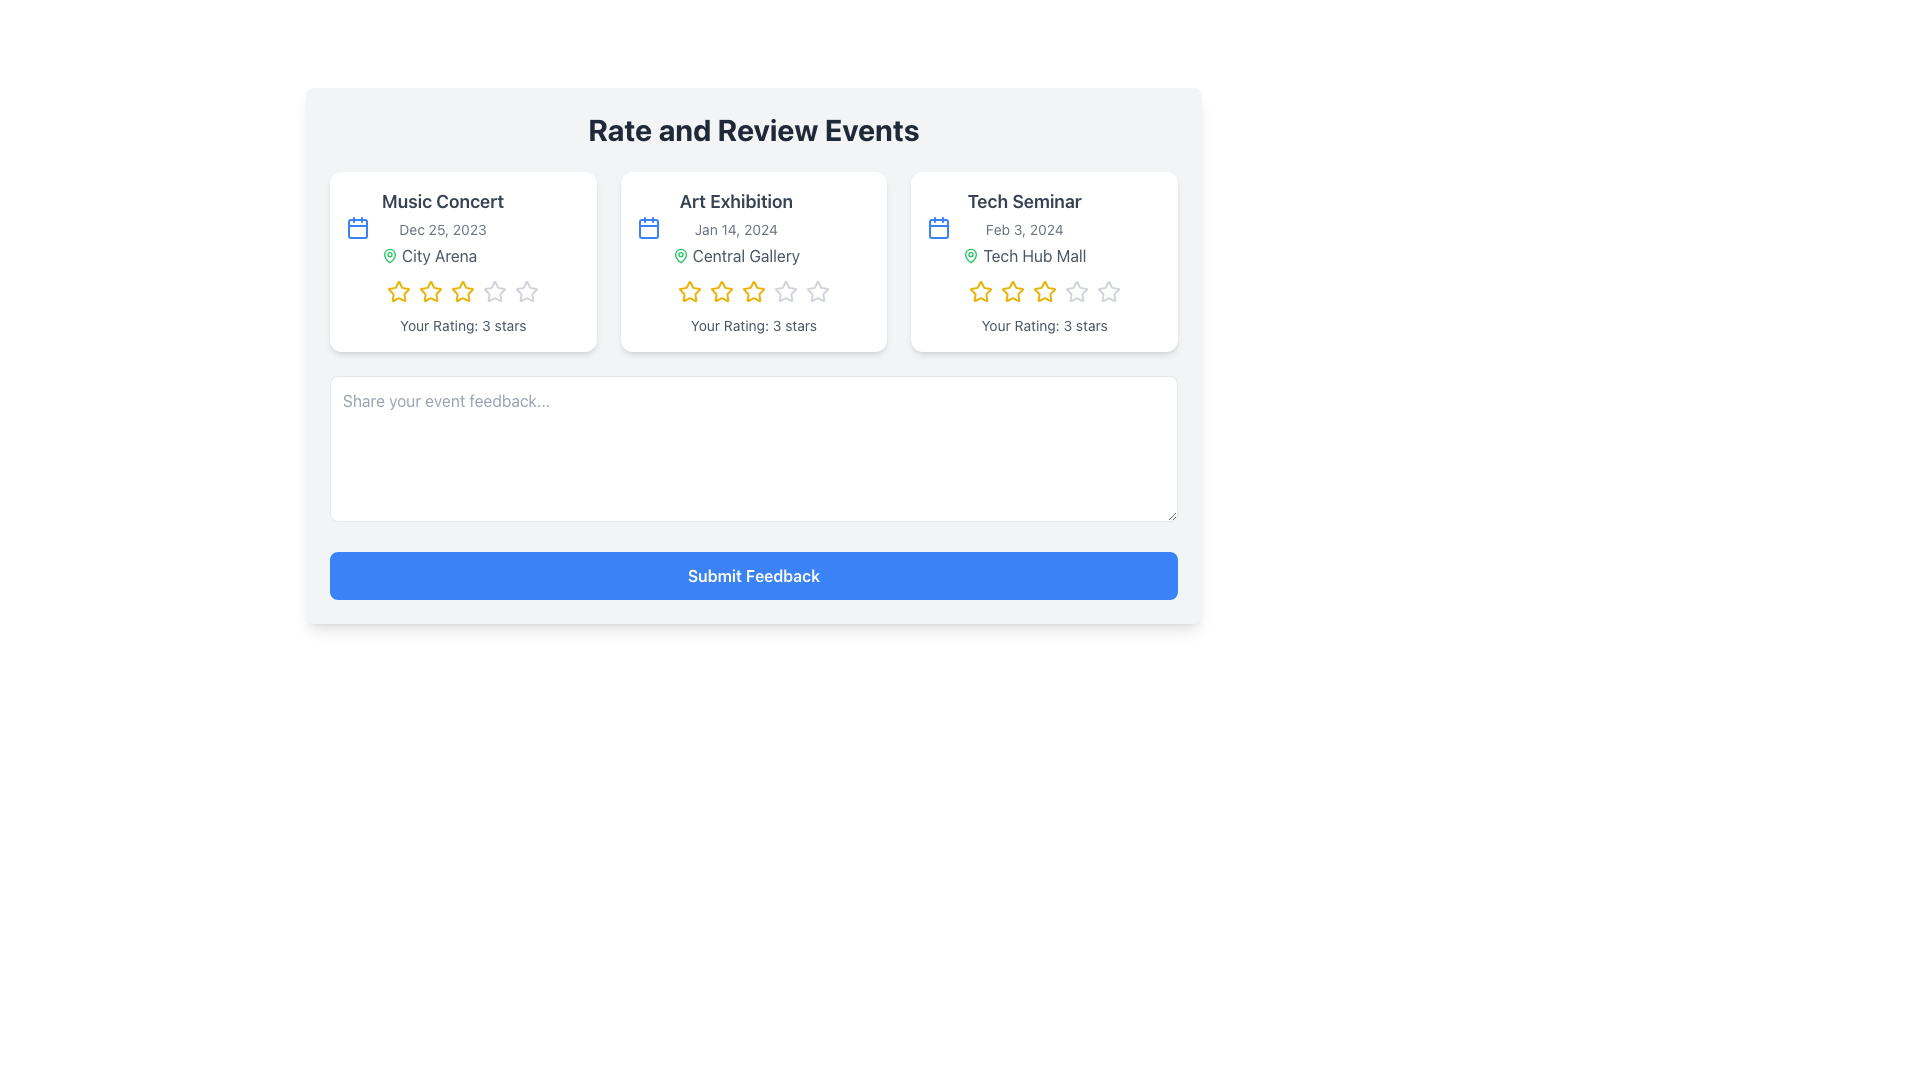 This screenshot has width=1920, height=1080. I want to click on the third star icon in the rating component located in the middle card below 'Central Gallery' and above 'Your Rating: 3 stars', so click(752, 292).